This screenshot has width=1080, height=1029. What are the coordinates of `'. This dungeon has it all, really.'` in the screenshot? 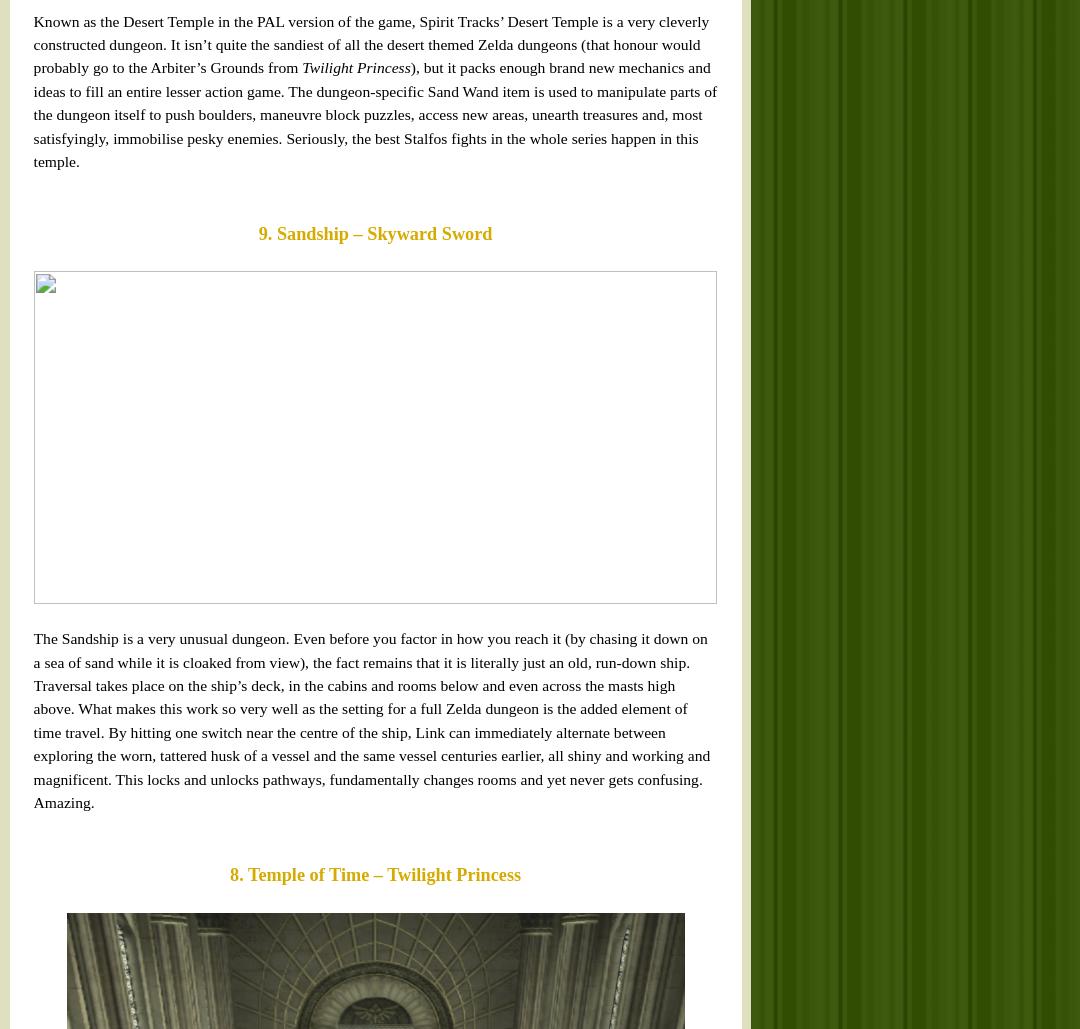 It's located at (497, 896).